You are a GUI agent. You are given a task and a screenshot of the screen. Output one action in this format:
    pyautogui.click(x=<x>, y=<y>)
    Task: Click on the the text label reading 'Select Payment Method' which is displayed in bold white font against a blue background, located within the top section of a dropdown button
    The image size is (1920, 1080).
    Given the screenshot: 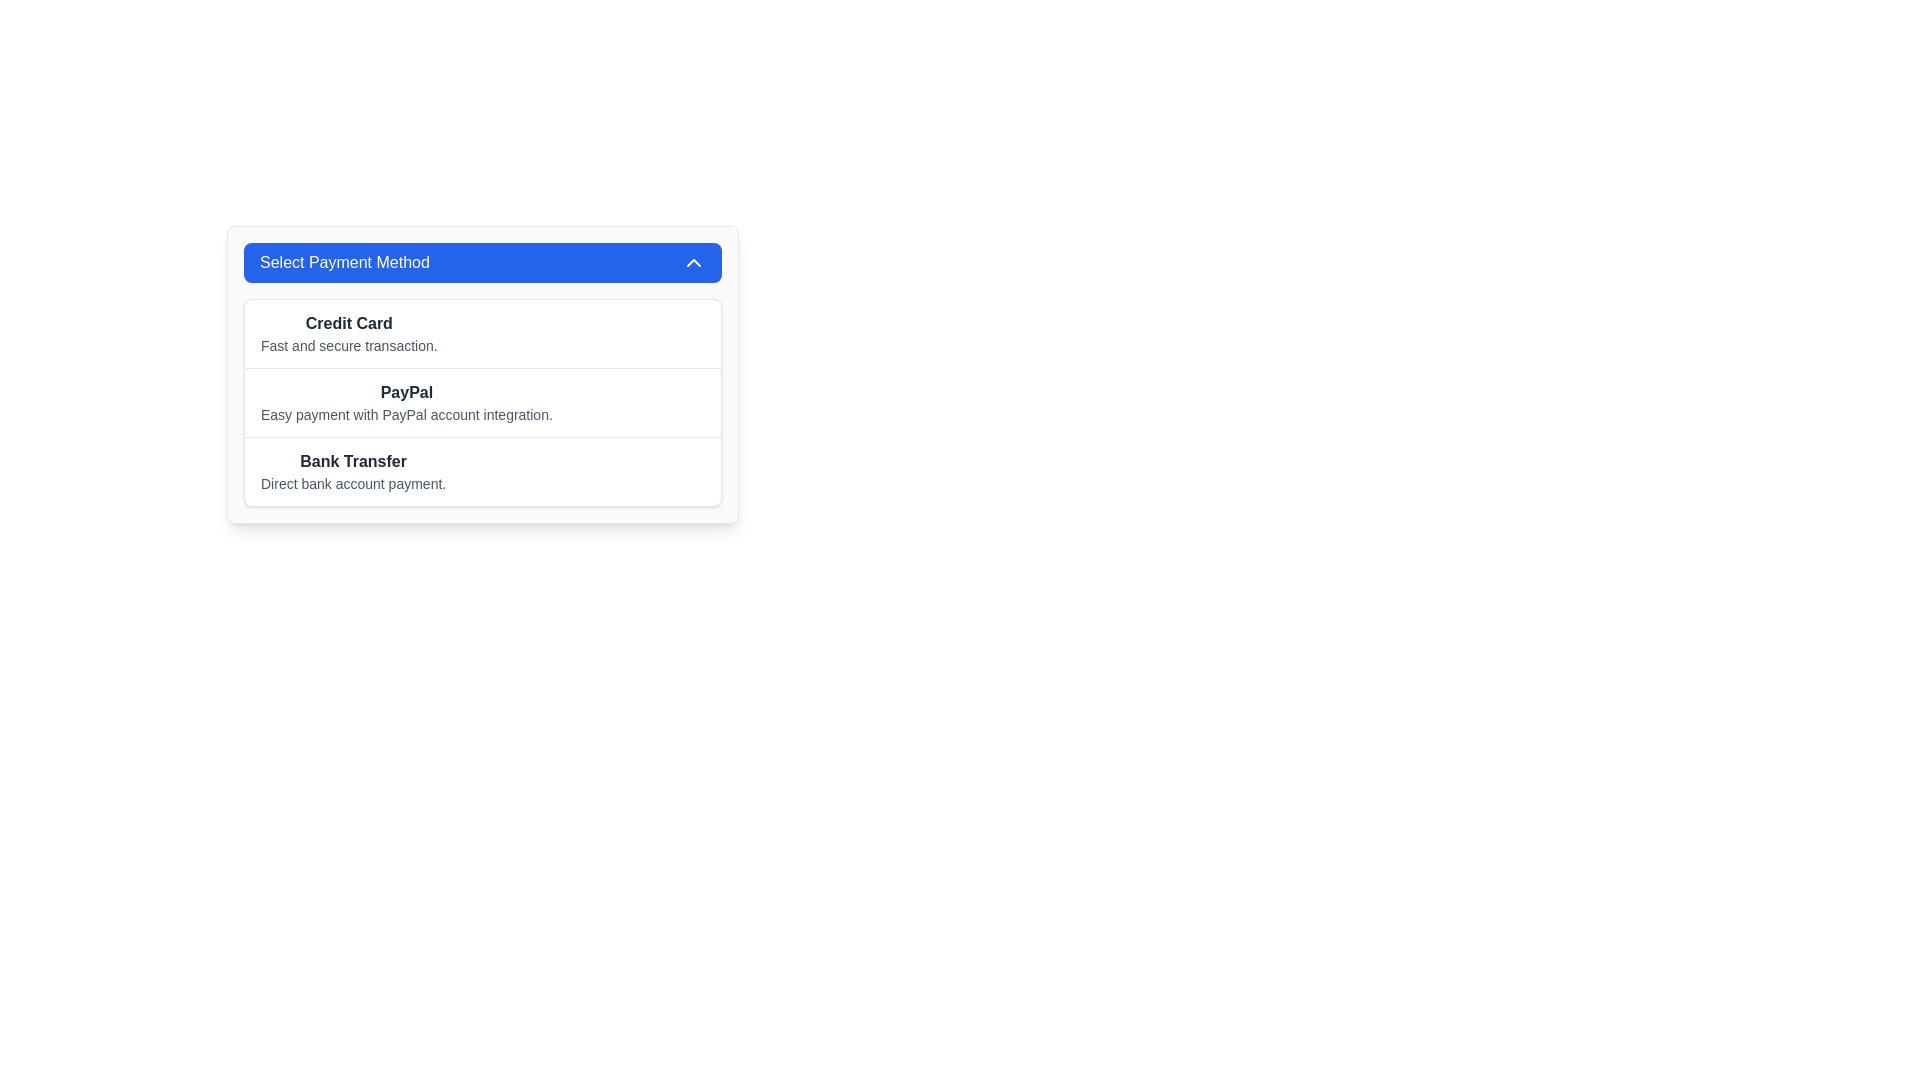 What is the action you would take?
    pyautogui.click(x=345, y=261)
    